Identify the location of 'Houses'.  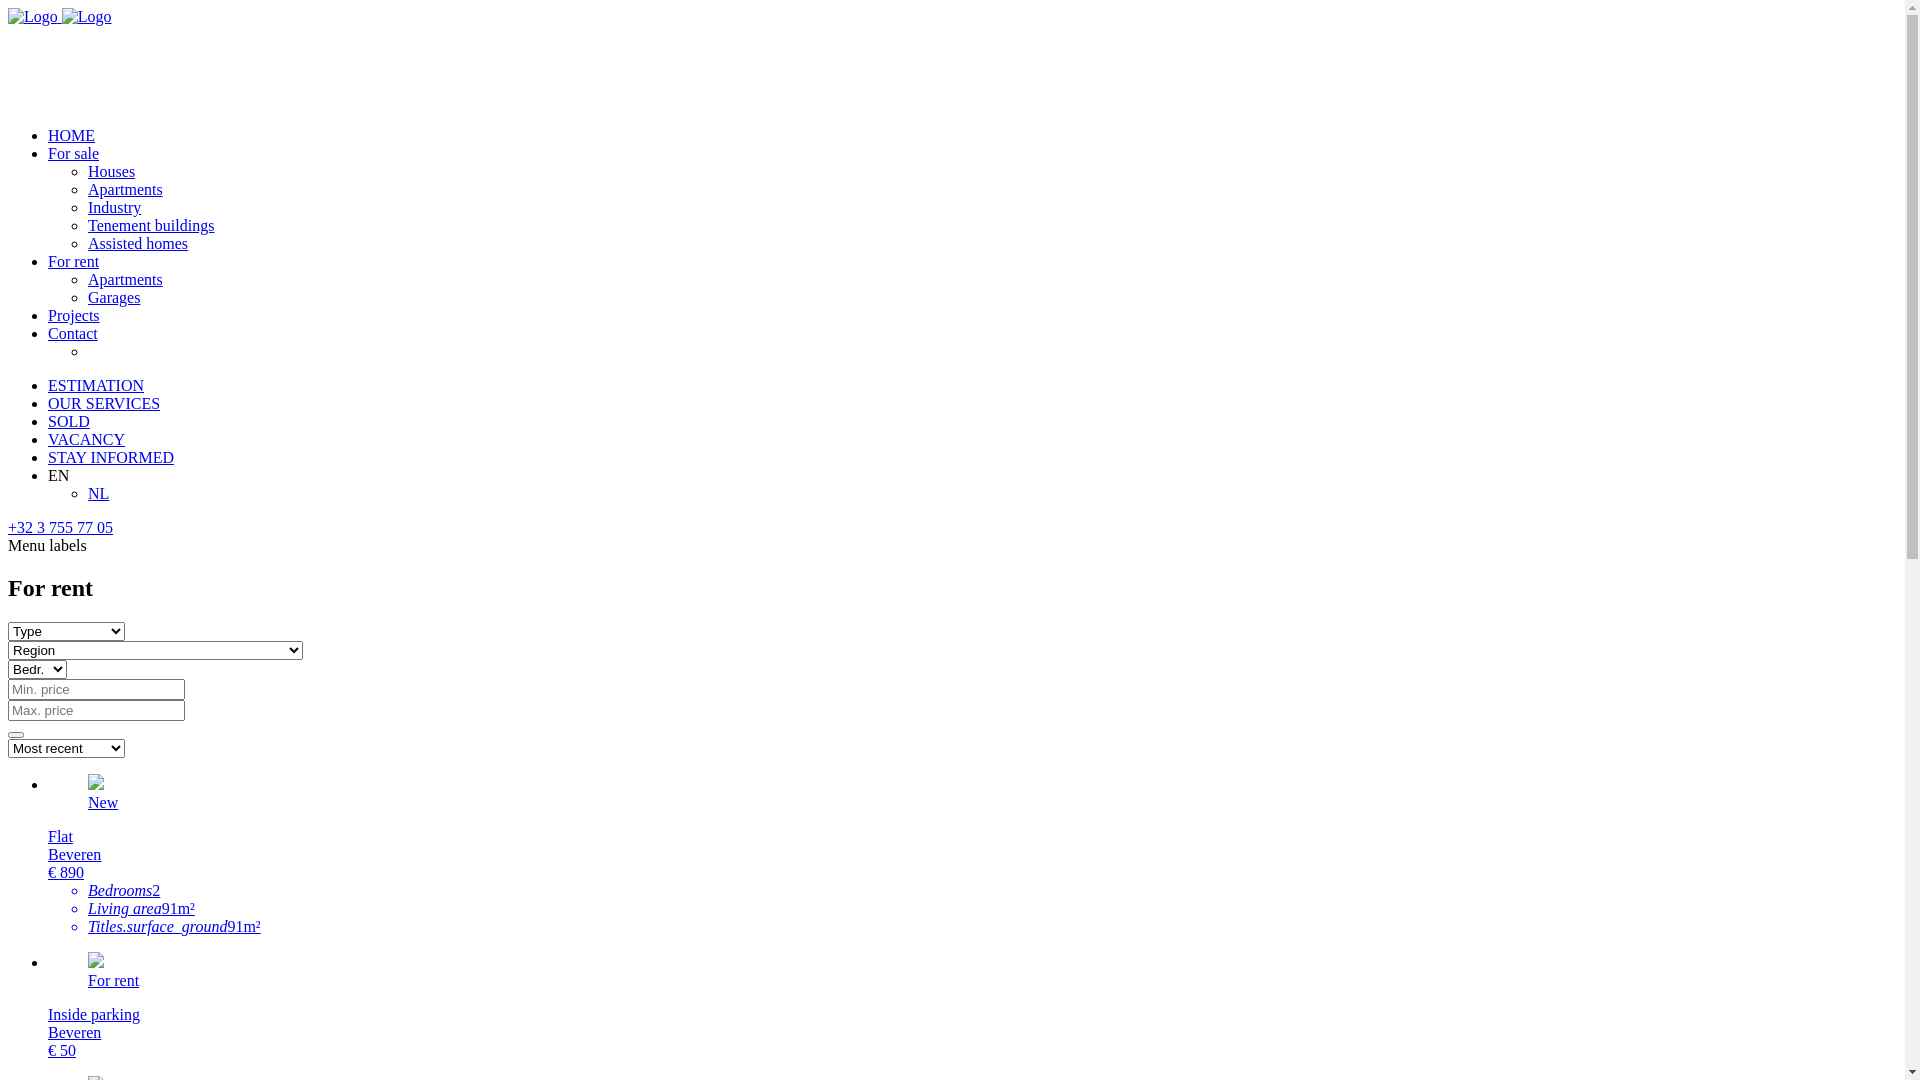
(86, 170).